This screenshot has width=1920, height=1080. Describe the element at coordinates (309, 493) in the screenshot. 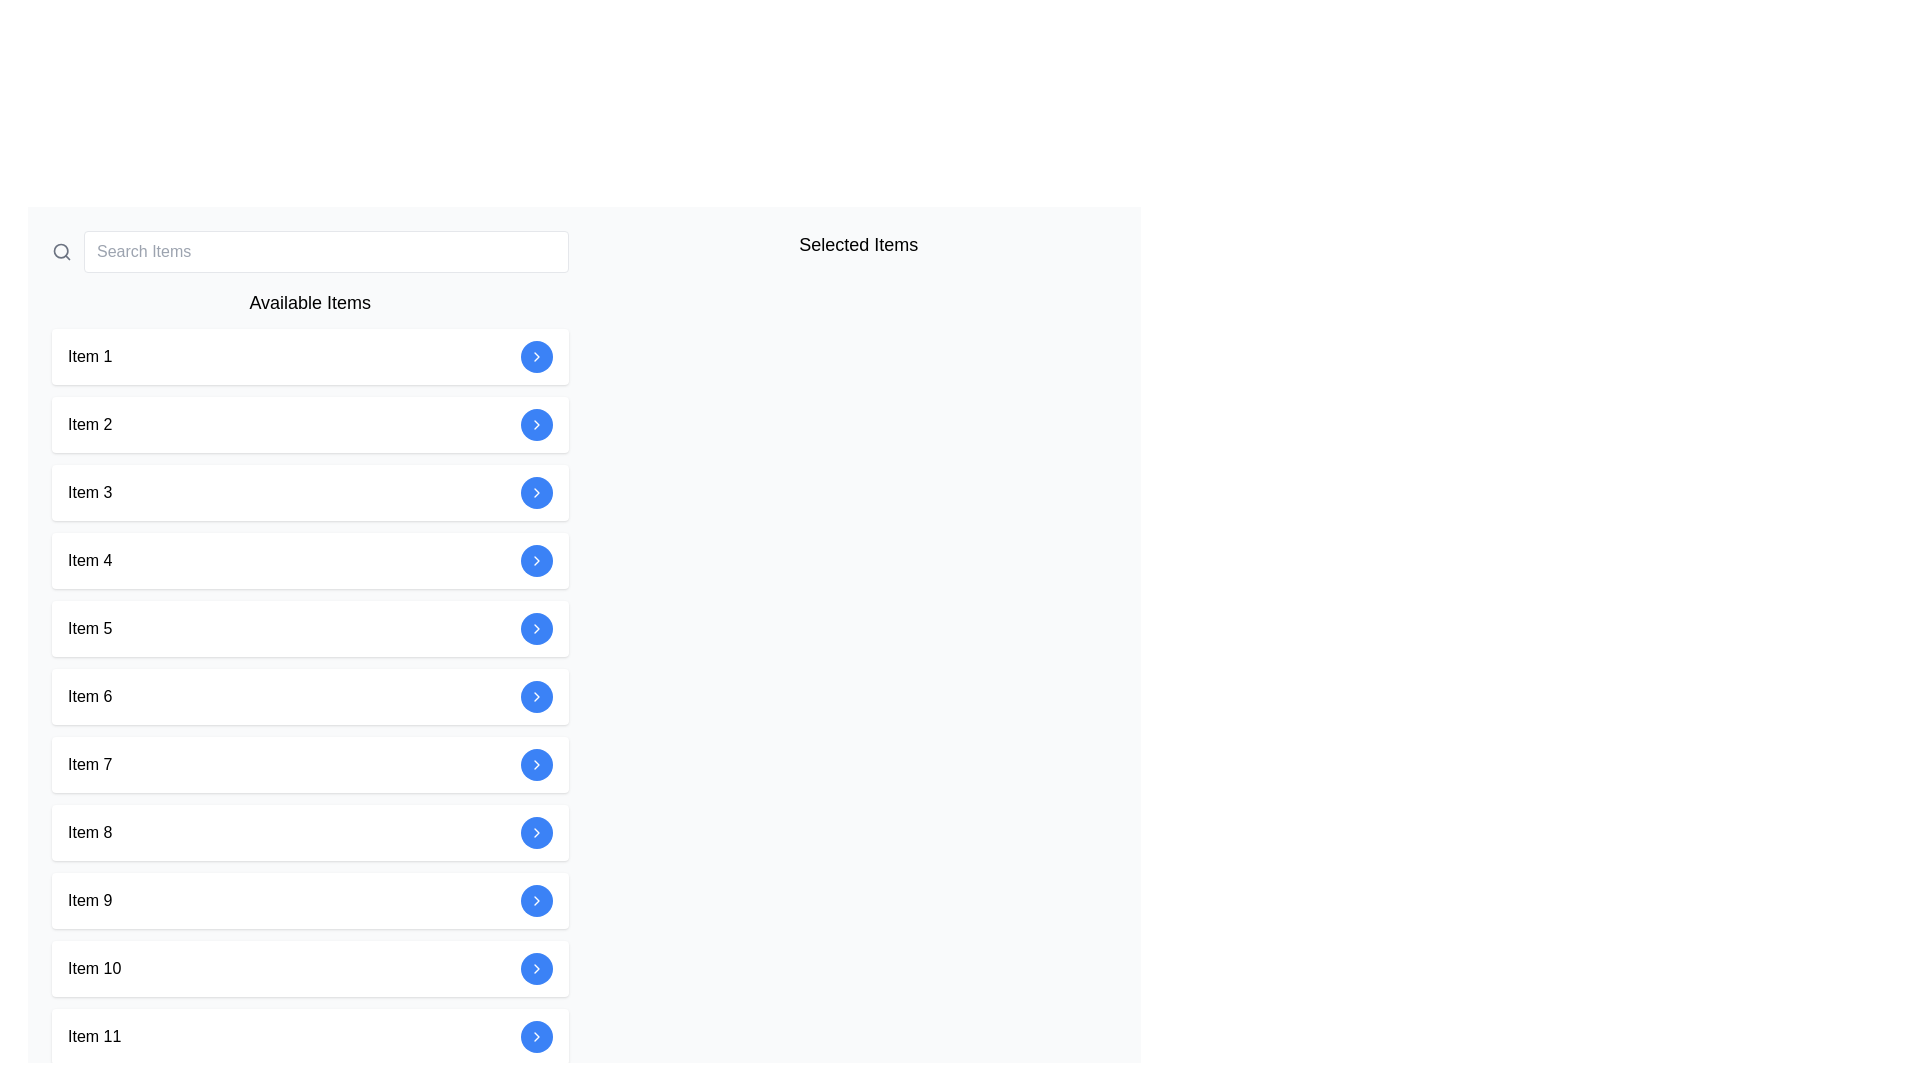

I see `the third selectable item in the menu or list, located between 'Item 2' and 'Item 4'` at that location.